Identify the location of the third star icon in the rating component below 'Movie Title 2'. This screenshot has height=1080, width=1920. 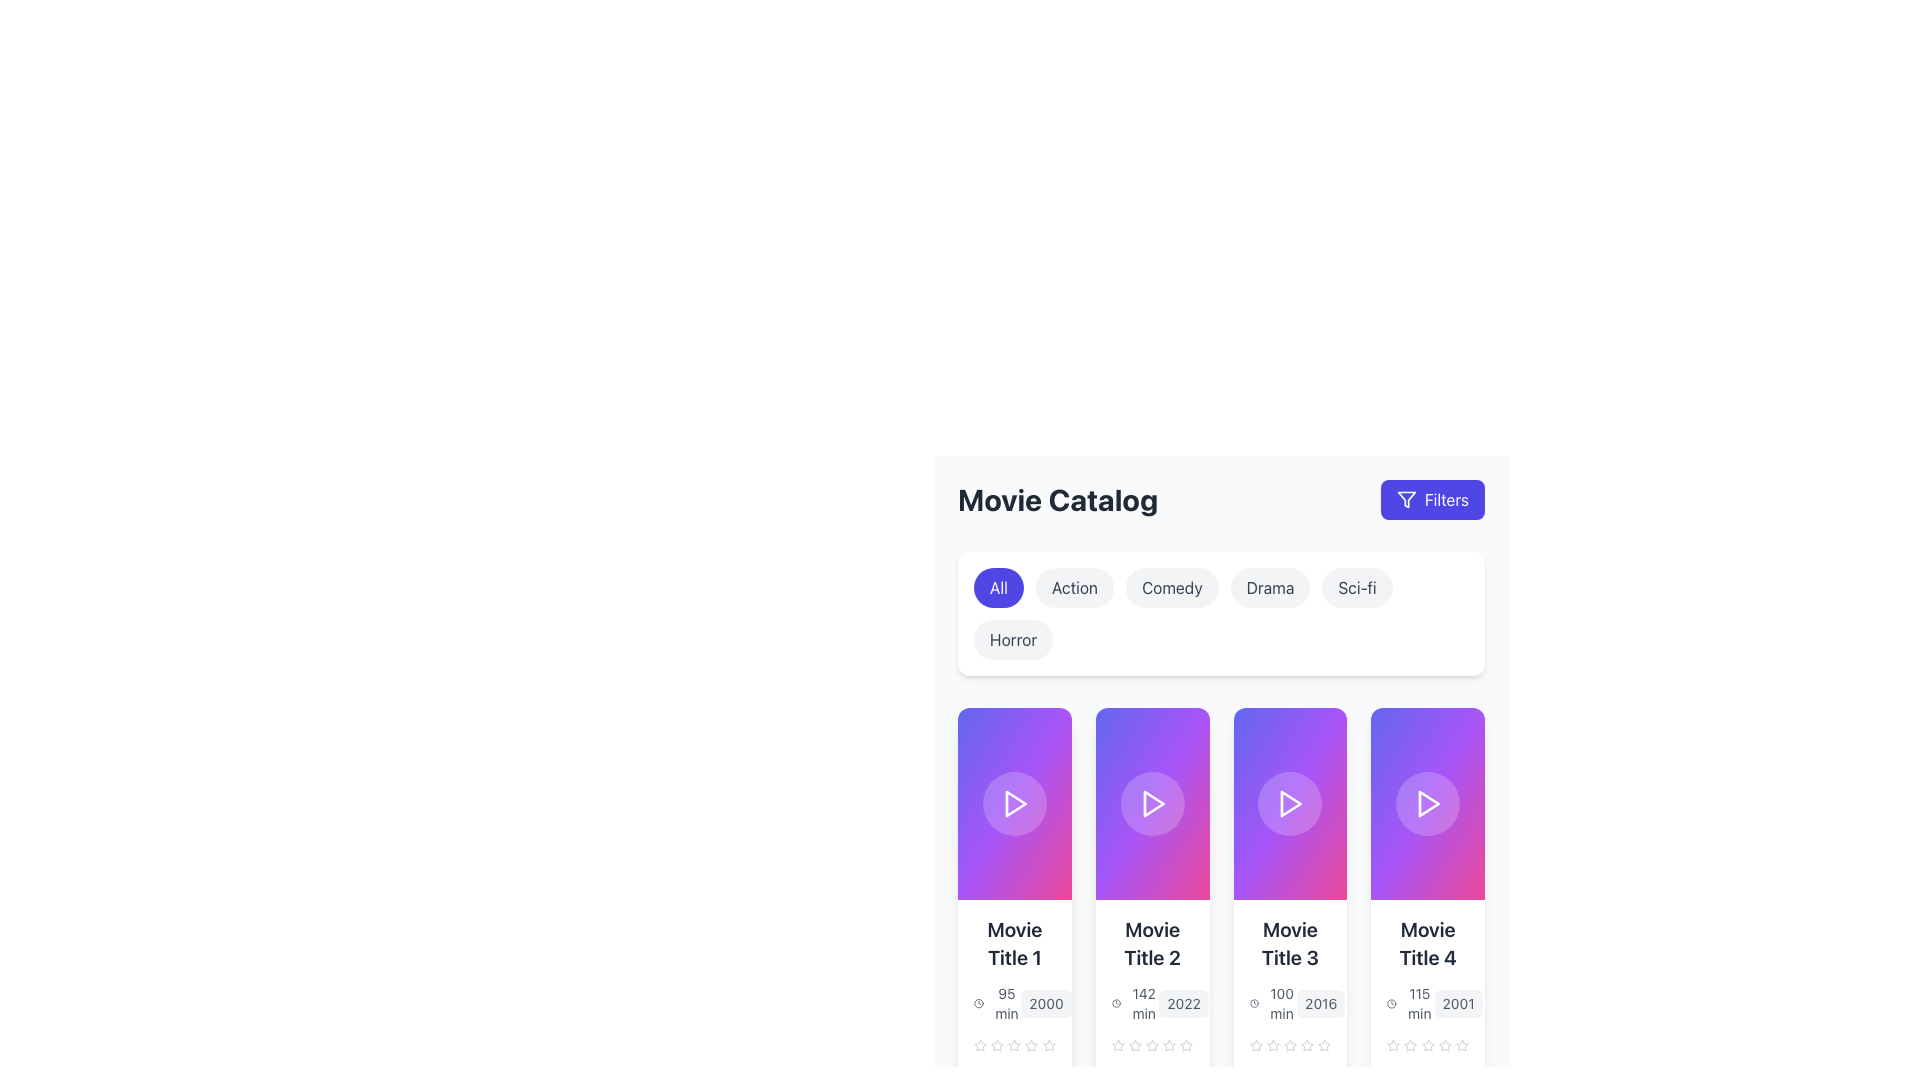
(1135, 1044).